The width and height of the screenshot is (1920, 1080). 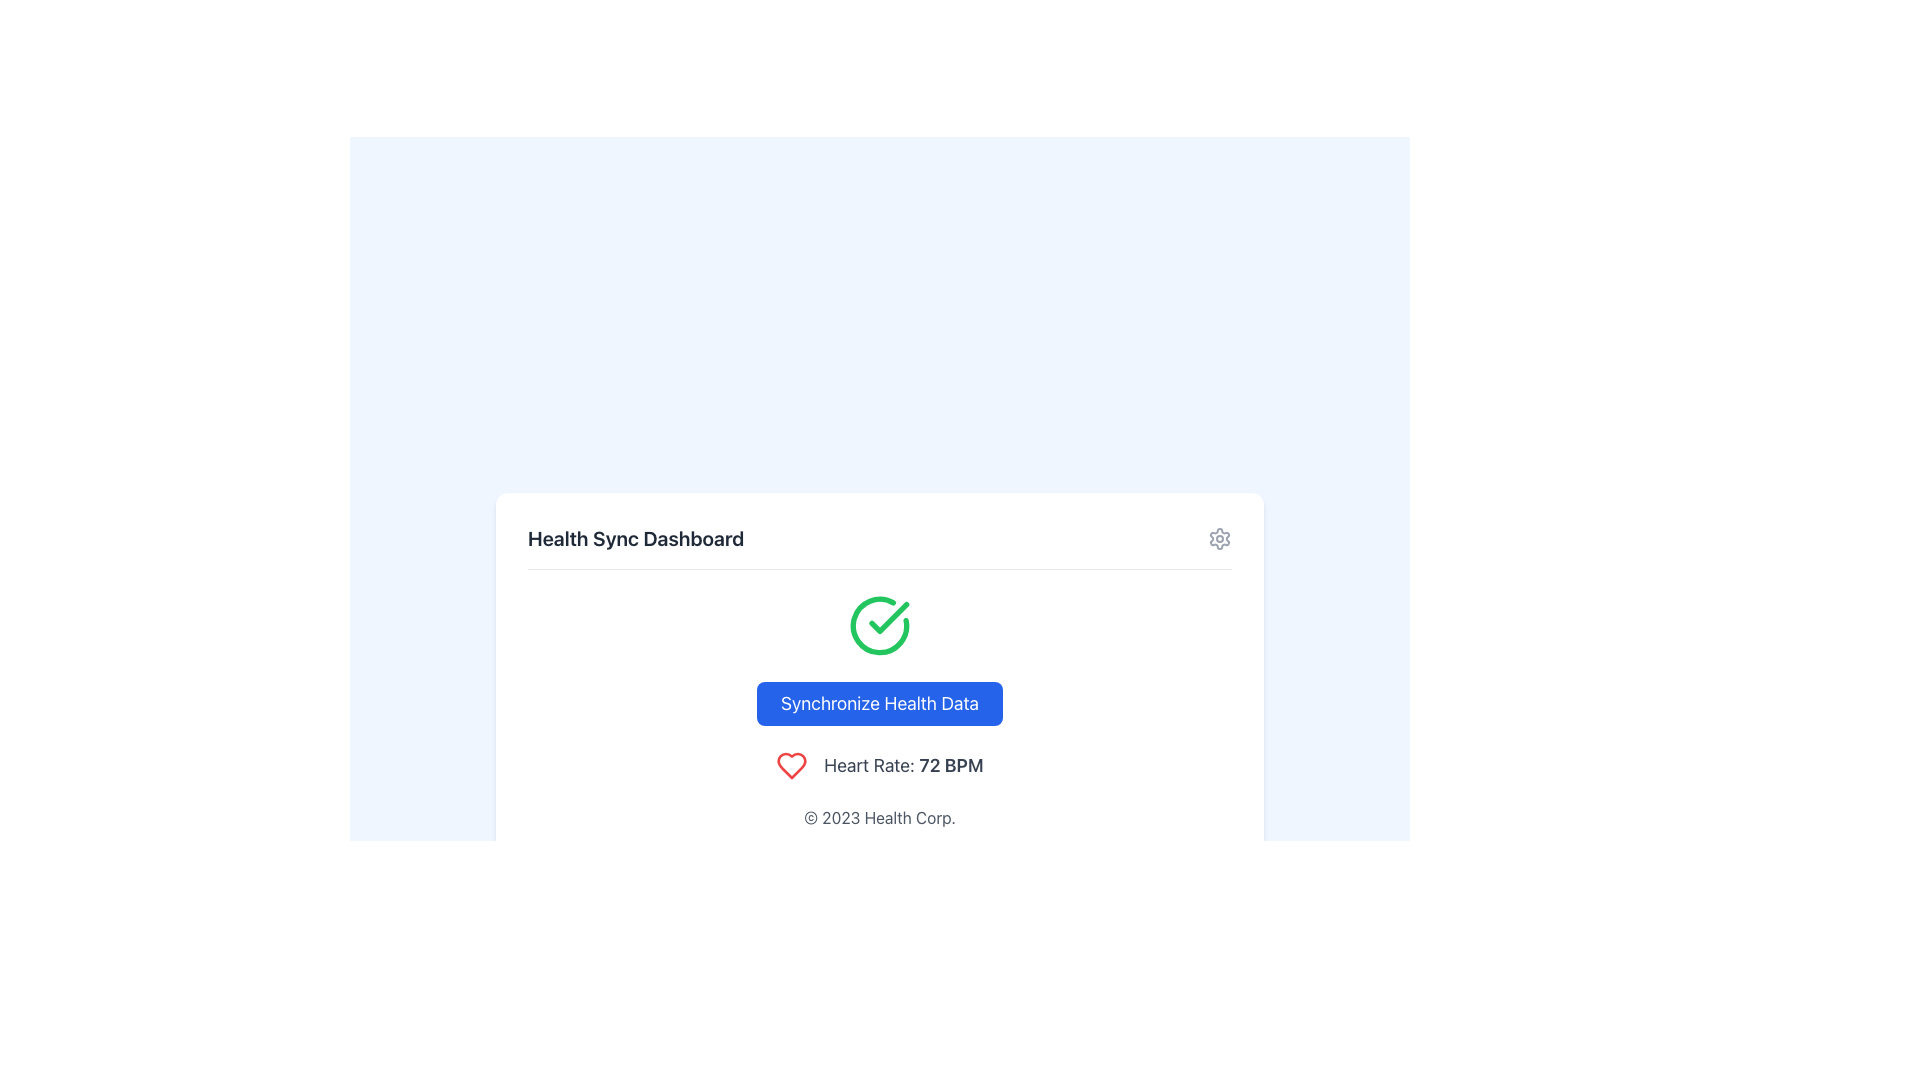 I want to click on the text label displaying the current heart rate of '72 BPM' located at the bottom center of the card, so click(x=902, y=765).